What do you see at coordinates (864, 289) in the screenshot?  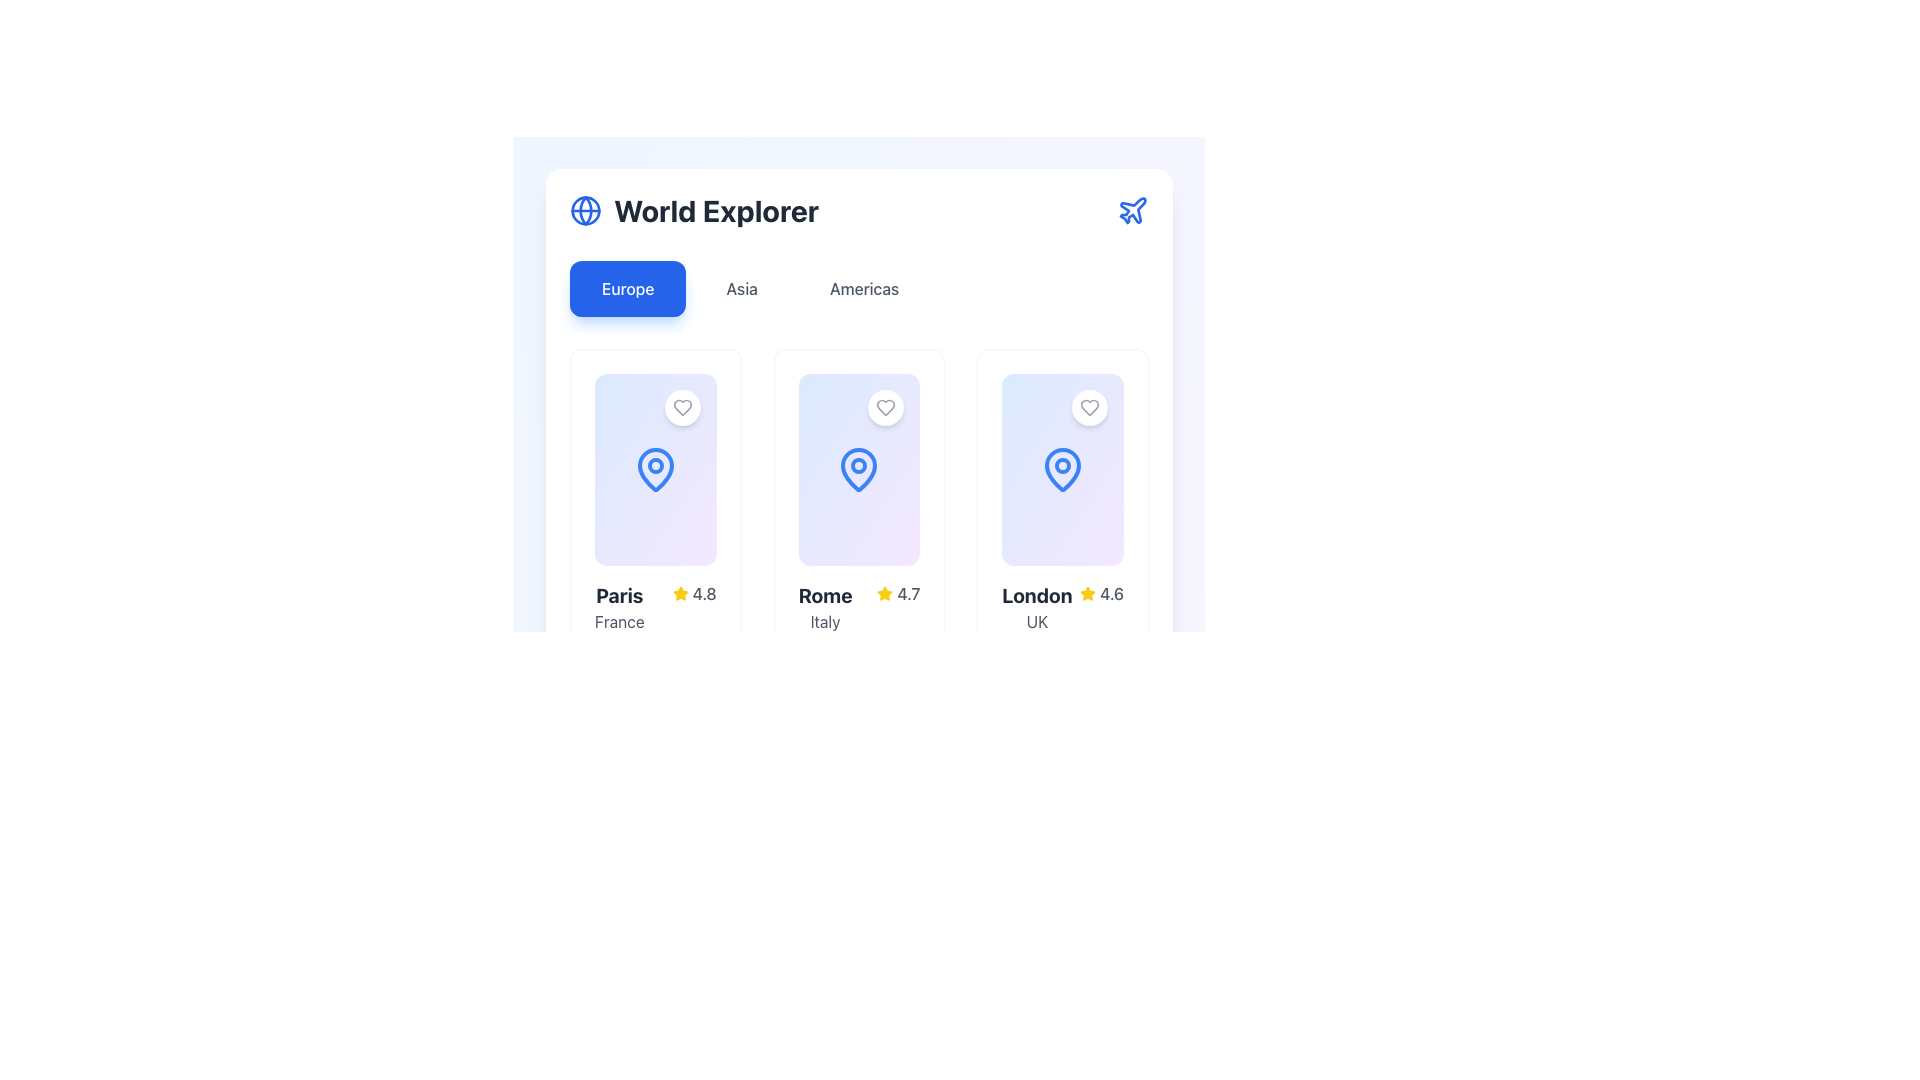 I see `the 'Americas' button, the third button in the horizontal stack of buttons for filtering content in the 'World Explorer' interface` at bounding box center [864, 289].